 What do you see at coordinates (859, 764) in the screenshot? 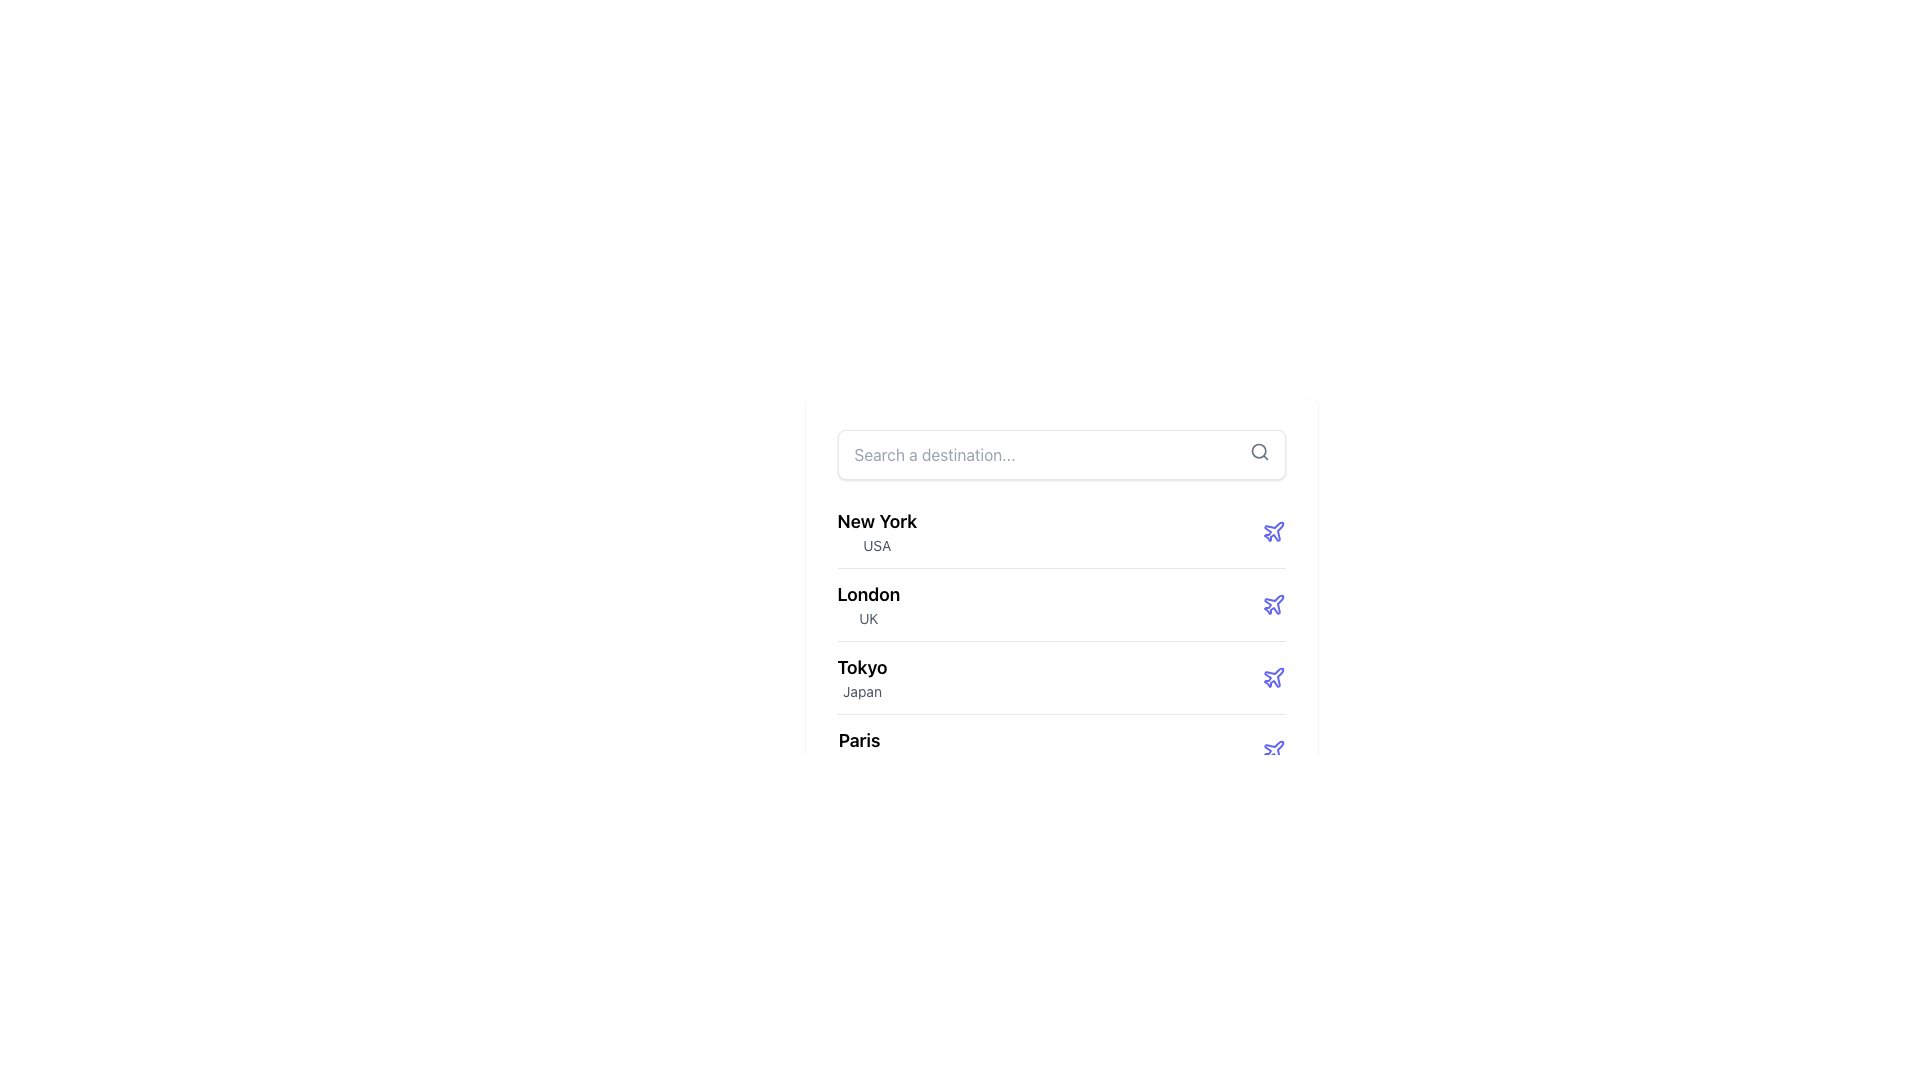
I see `the text label that specifies the country 'France' associated with the city 'Paris' for accessibility purposes` at bounding box center [859, 764].